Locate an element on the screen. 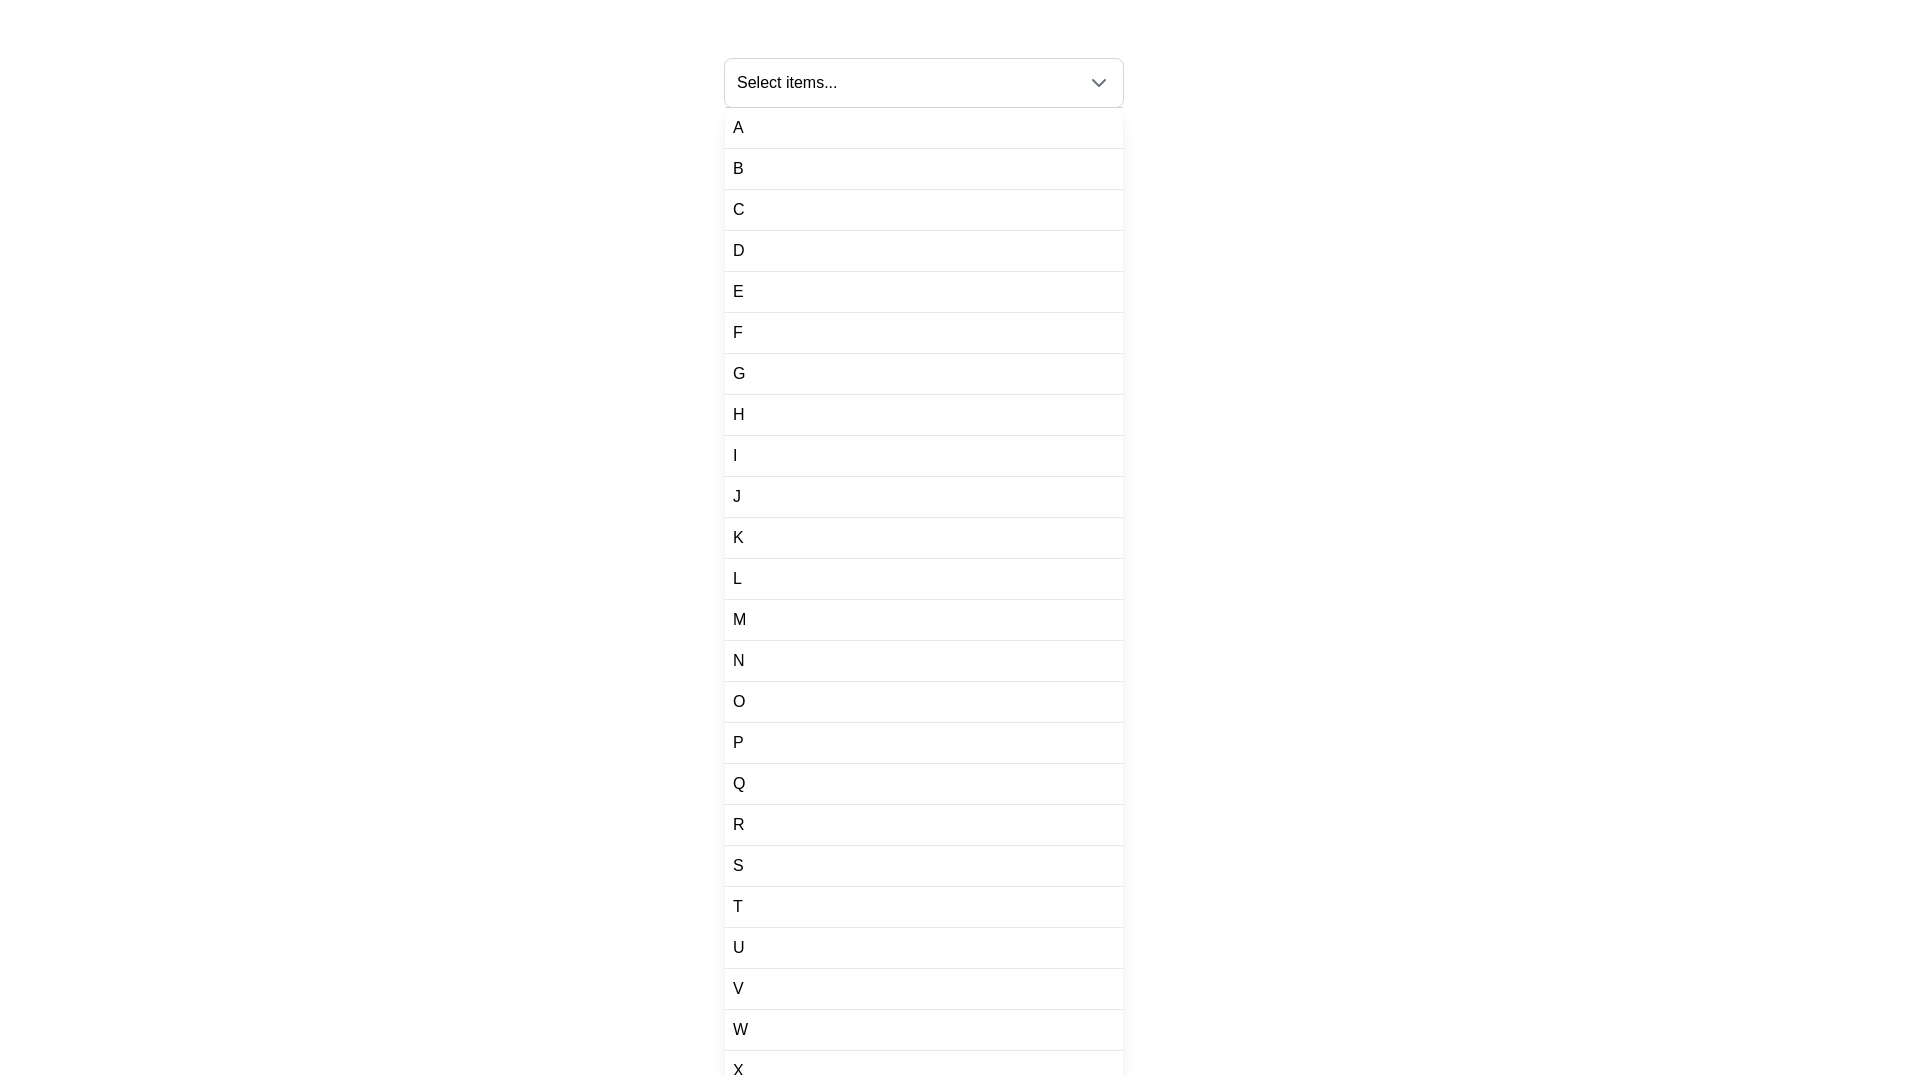 This screenshot has width=1920, height=1080. to select the 17th item in the vertical list, which is visually separated by borders and functions as a navigational or informational component is located at coordinates (923, 783).